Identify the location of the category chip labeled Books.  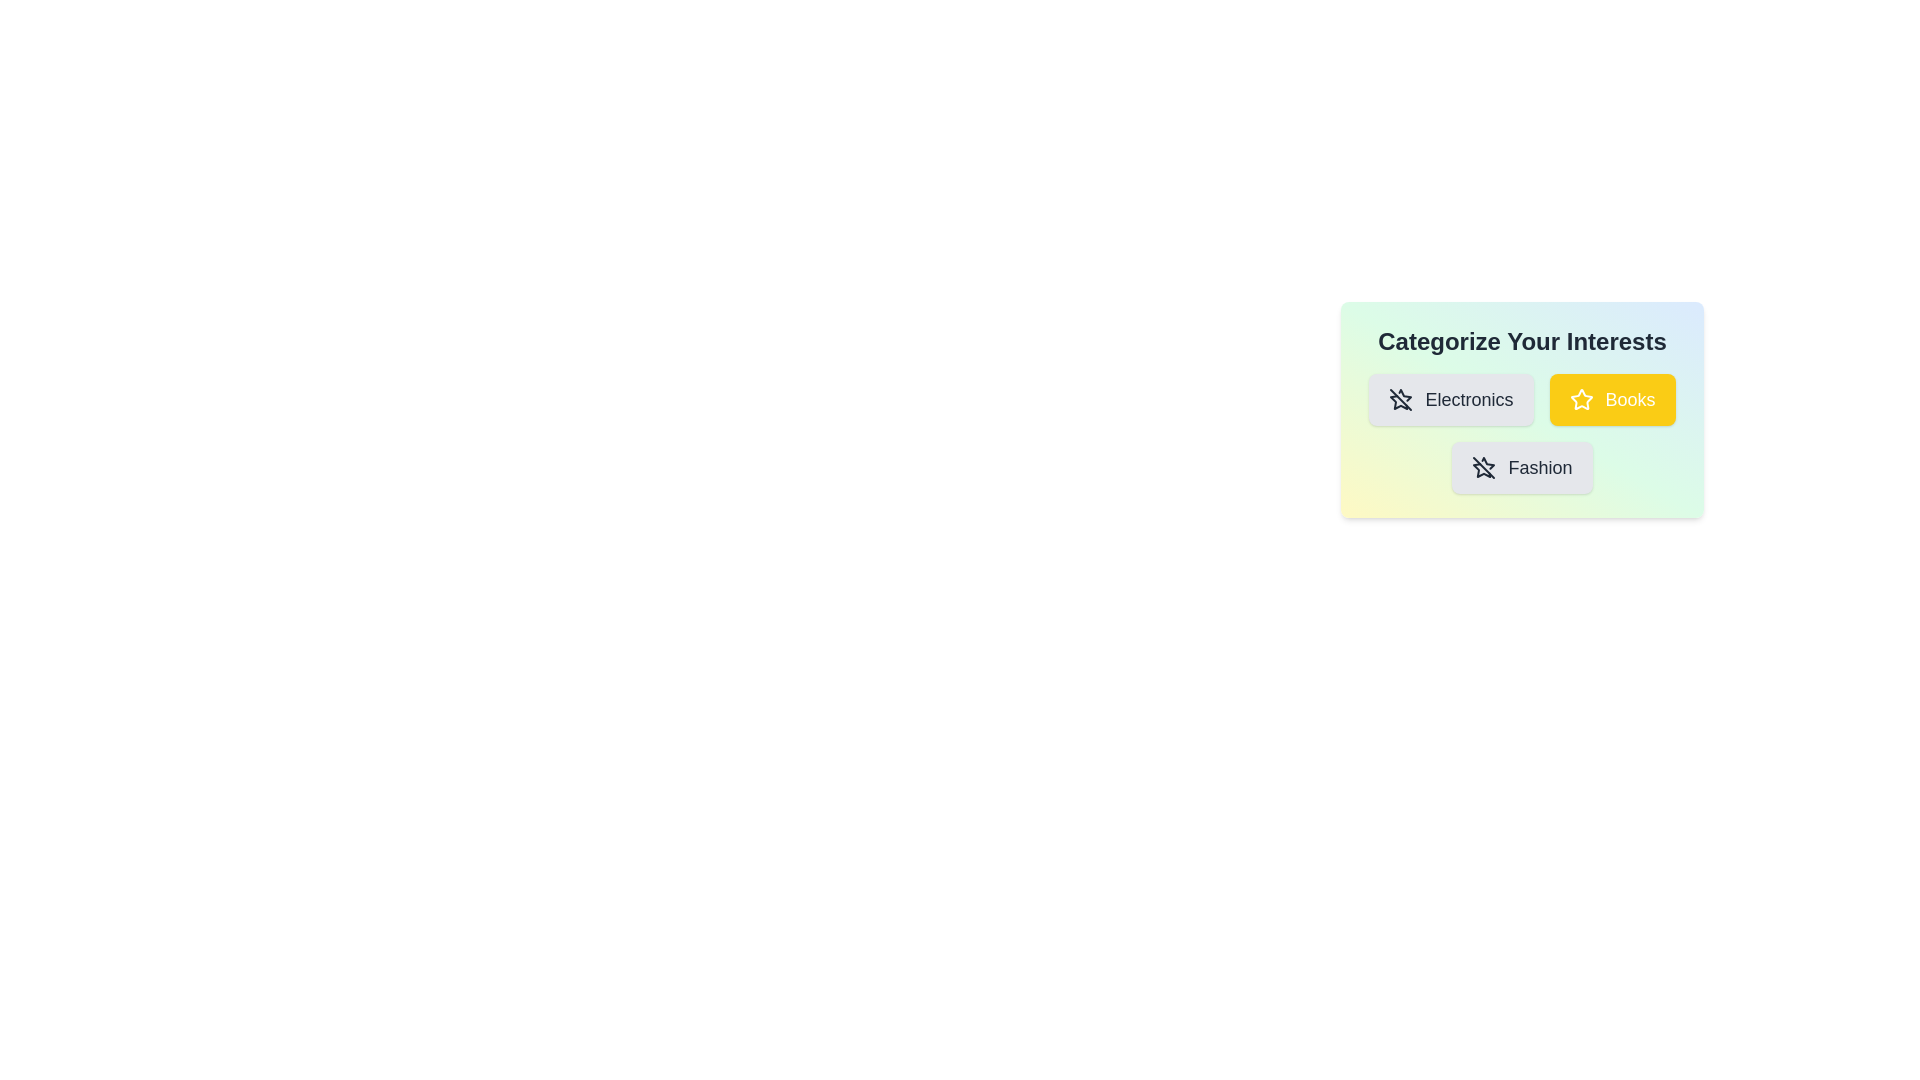
(1612, 400).